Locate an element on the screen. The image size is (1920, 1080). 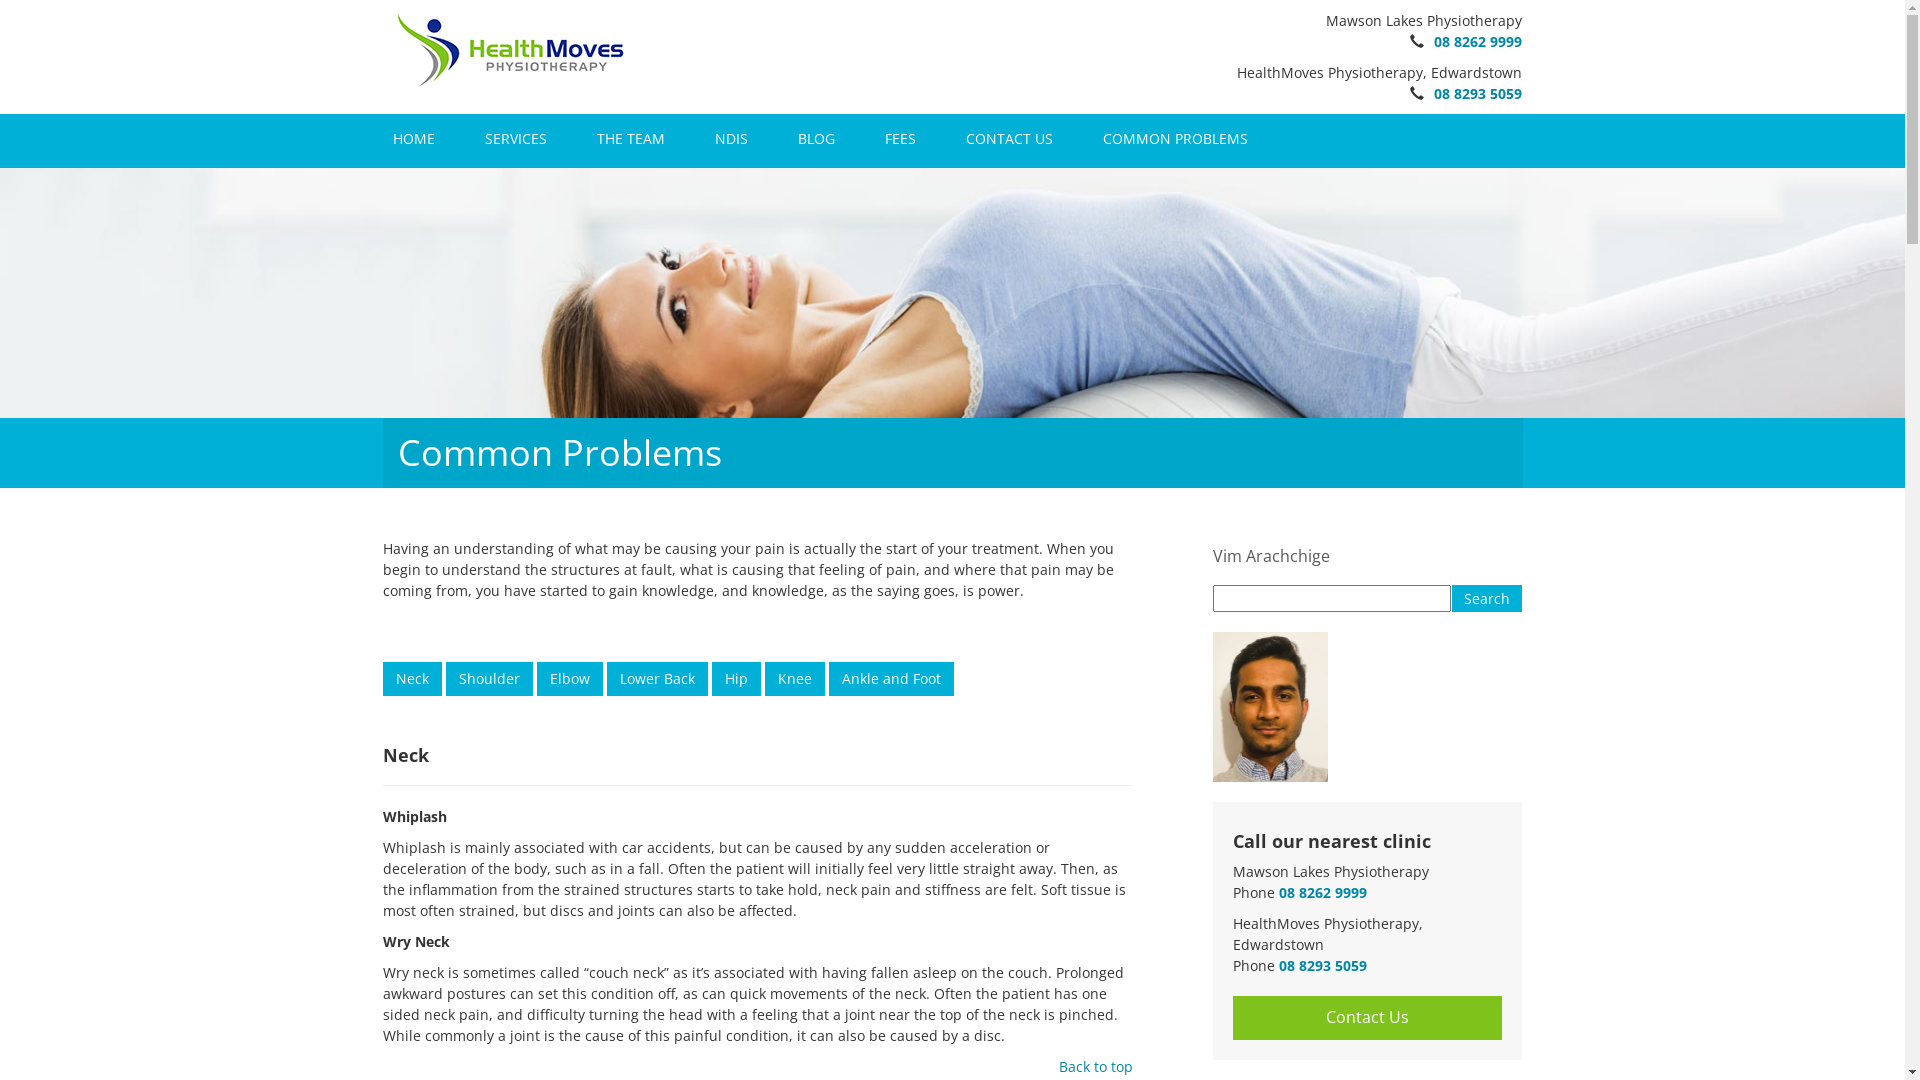
'08 8262 9999' is located at coordinates (1321, 891).